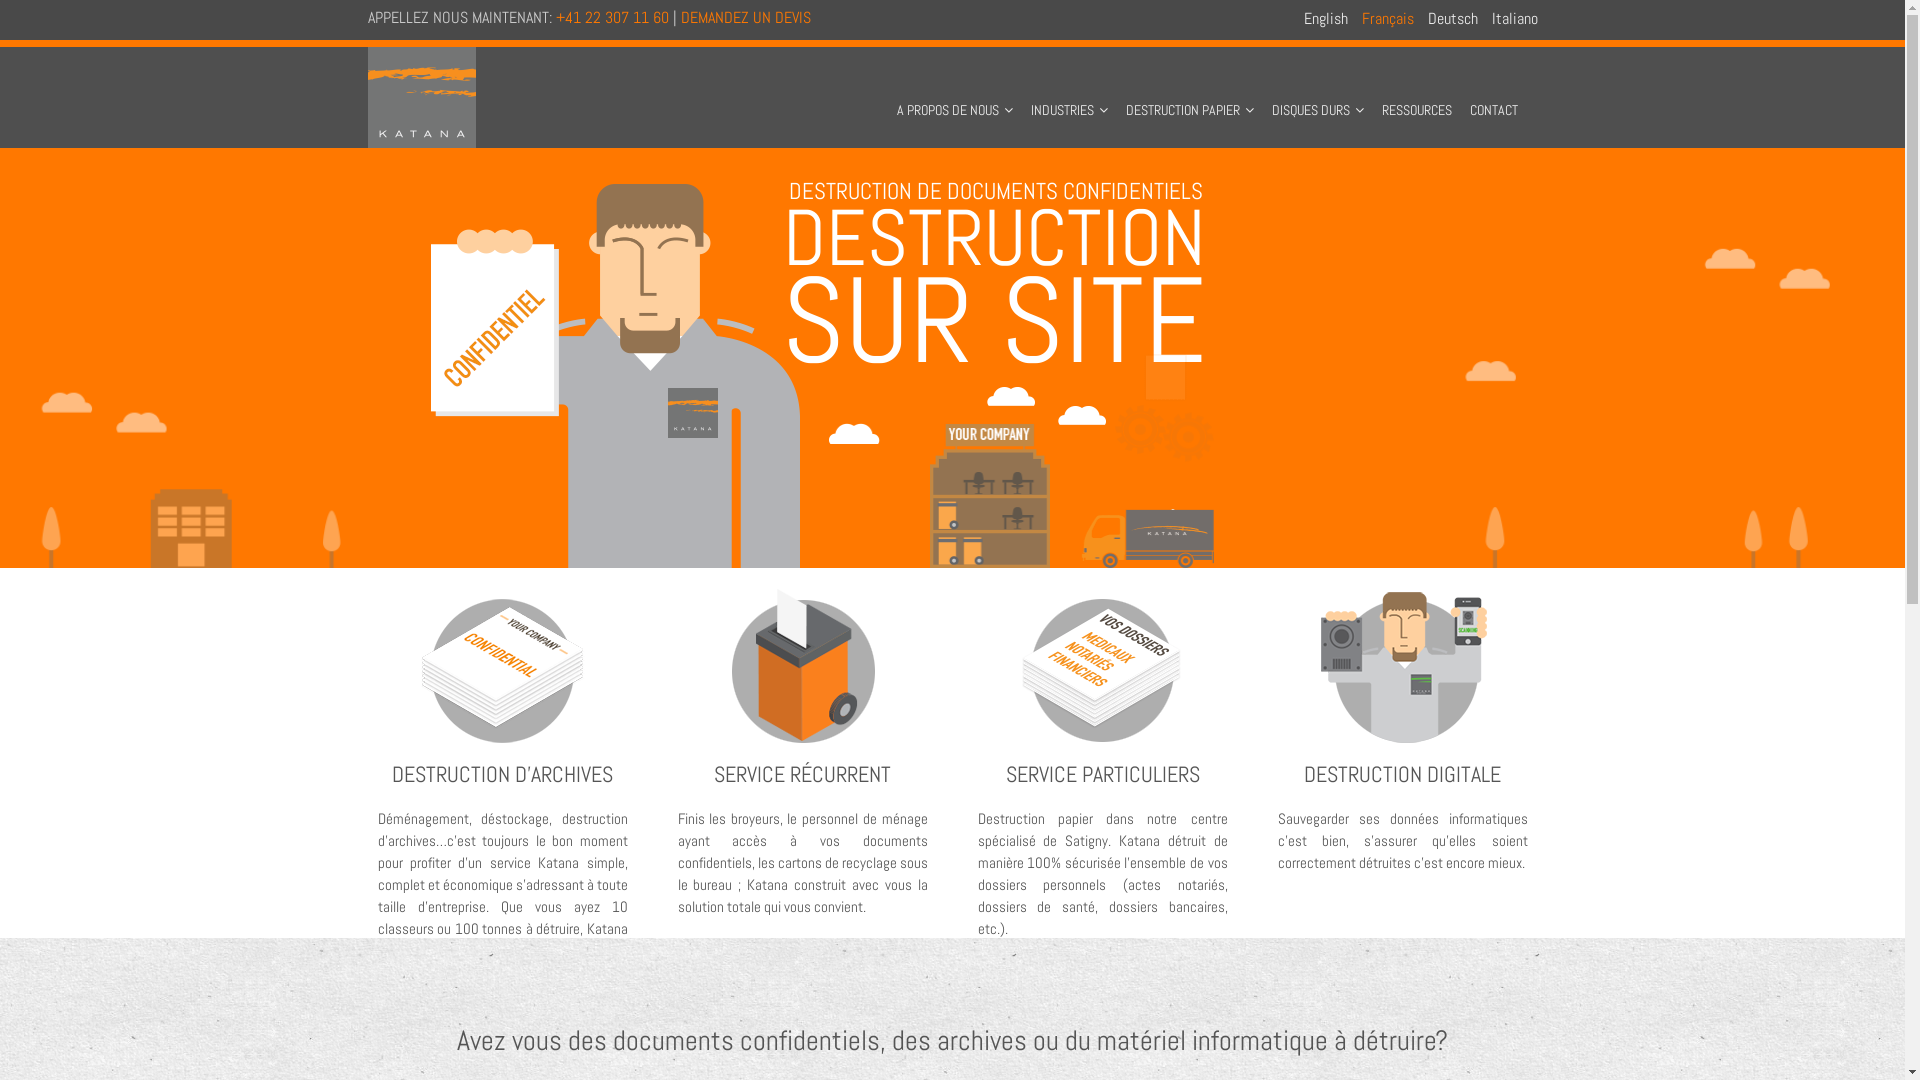 The image size is (1920, 1080). What do you see at coordinates (743, 17) in the screenshot?
I see `'DEMANDEZ UN DEVIS'` at bounding box center [743, 17].